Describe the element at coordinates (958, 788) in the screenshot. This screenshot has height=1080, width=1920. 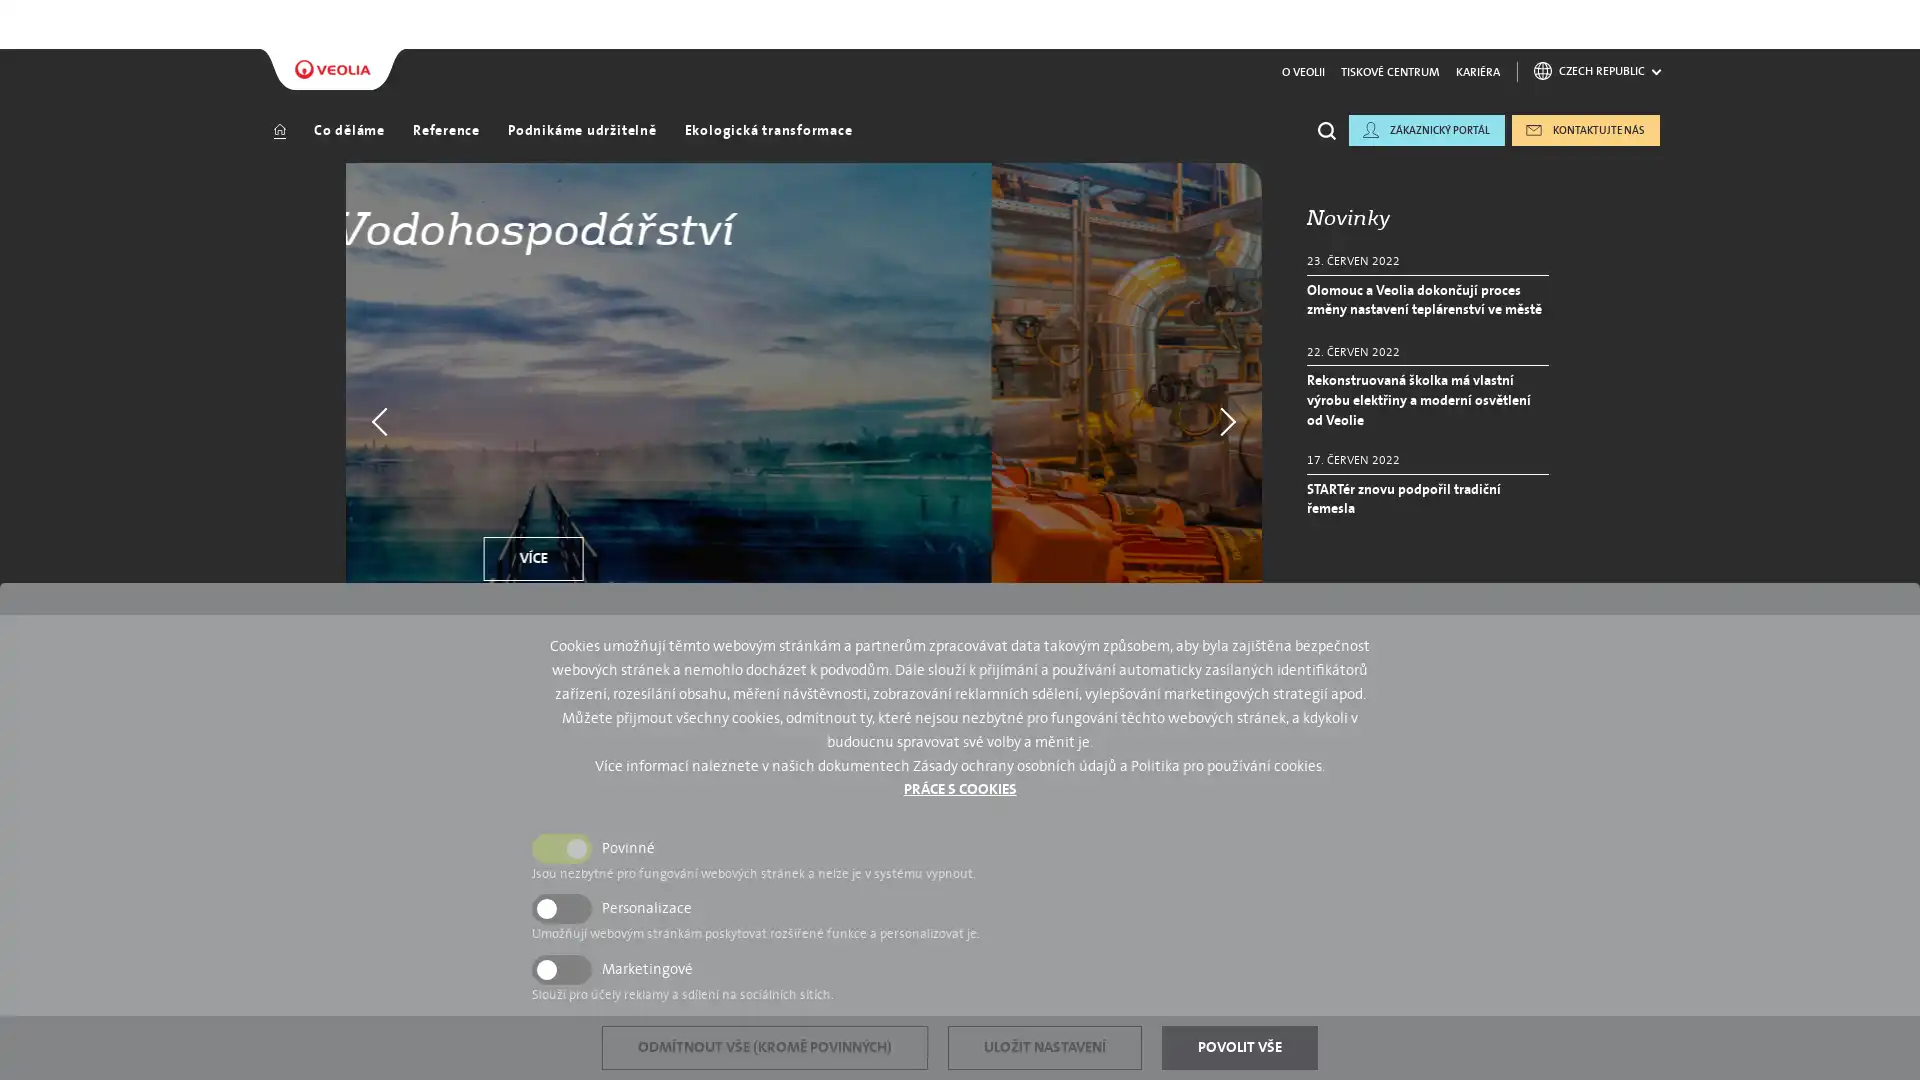
I see `PRACE S COOKIES` at that location.